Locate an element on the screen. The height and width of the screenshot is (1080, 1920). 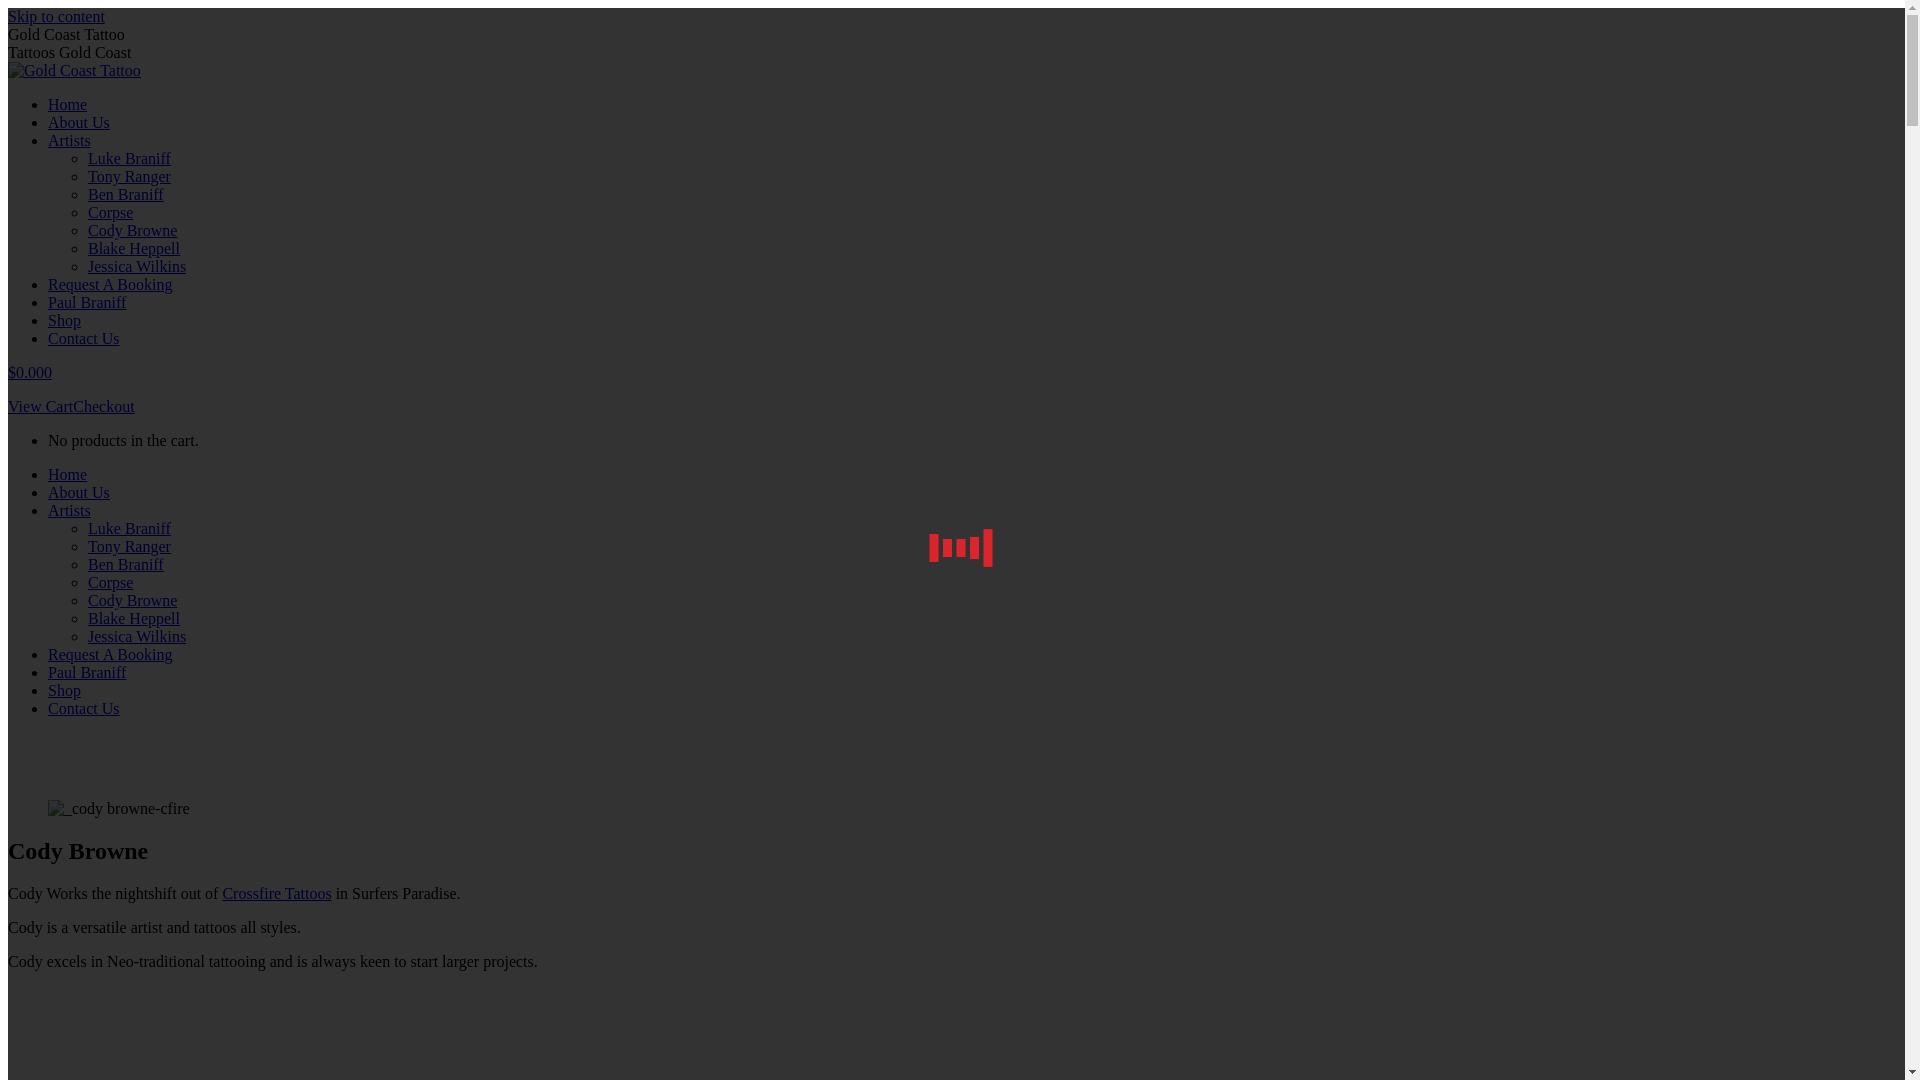
'Blake Heppell' is located at coordinates (133, 247).